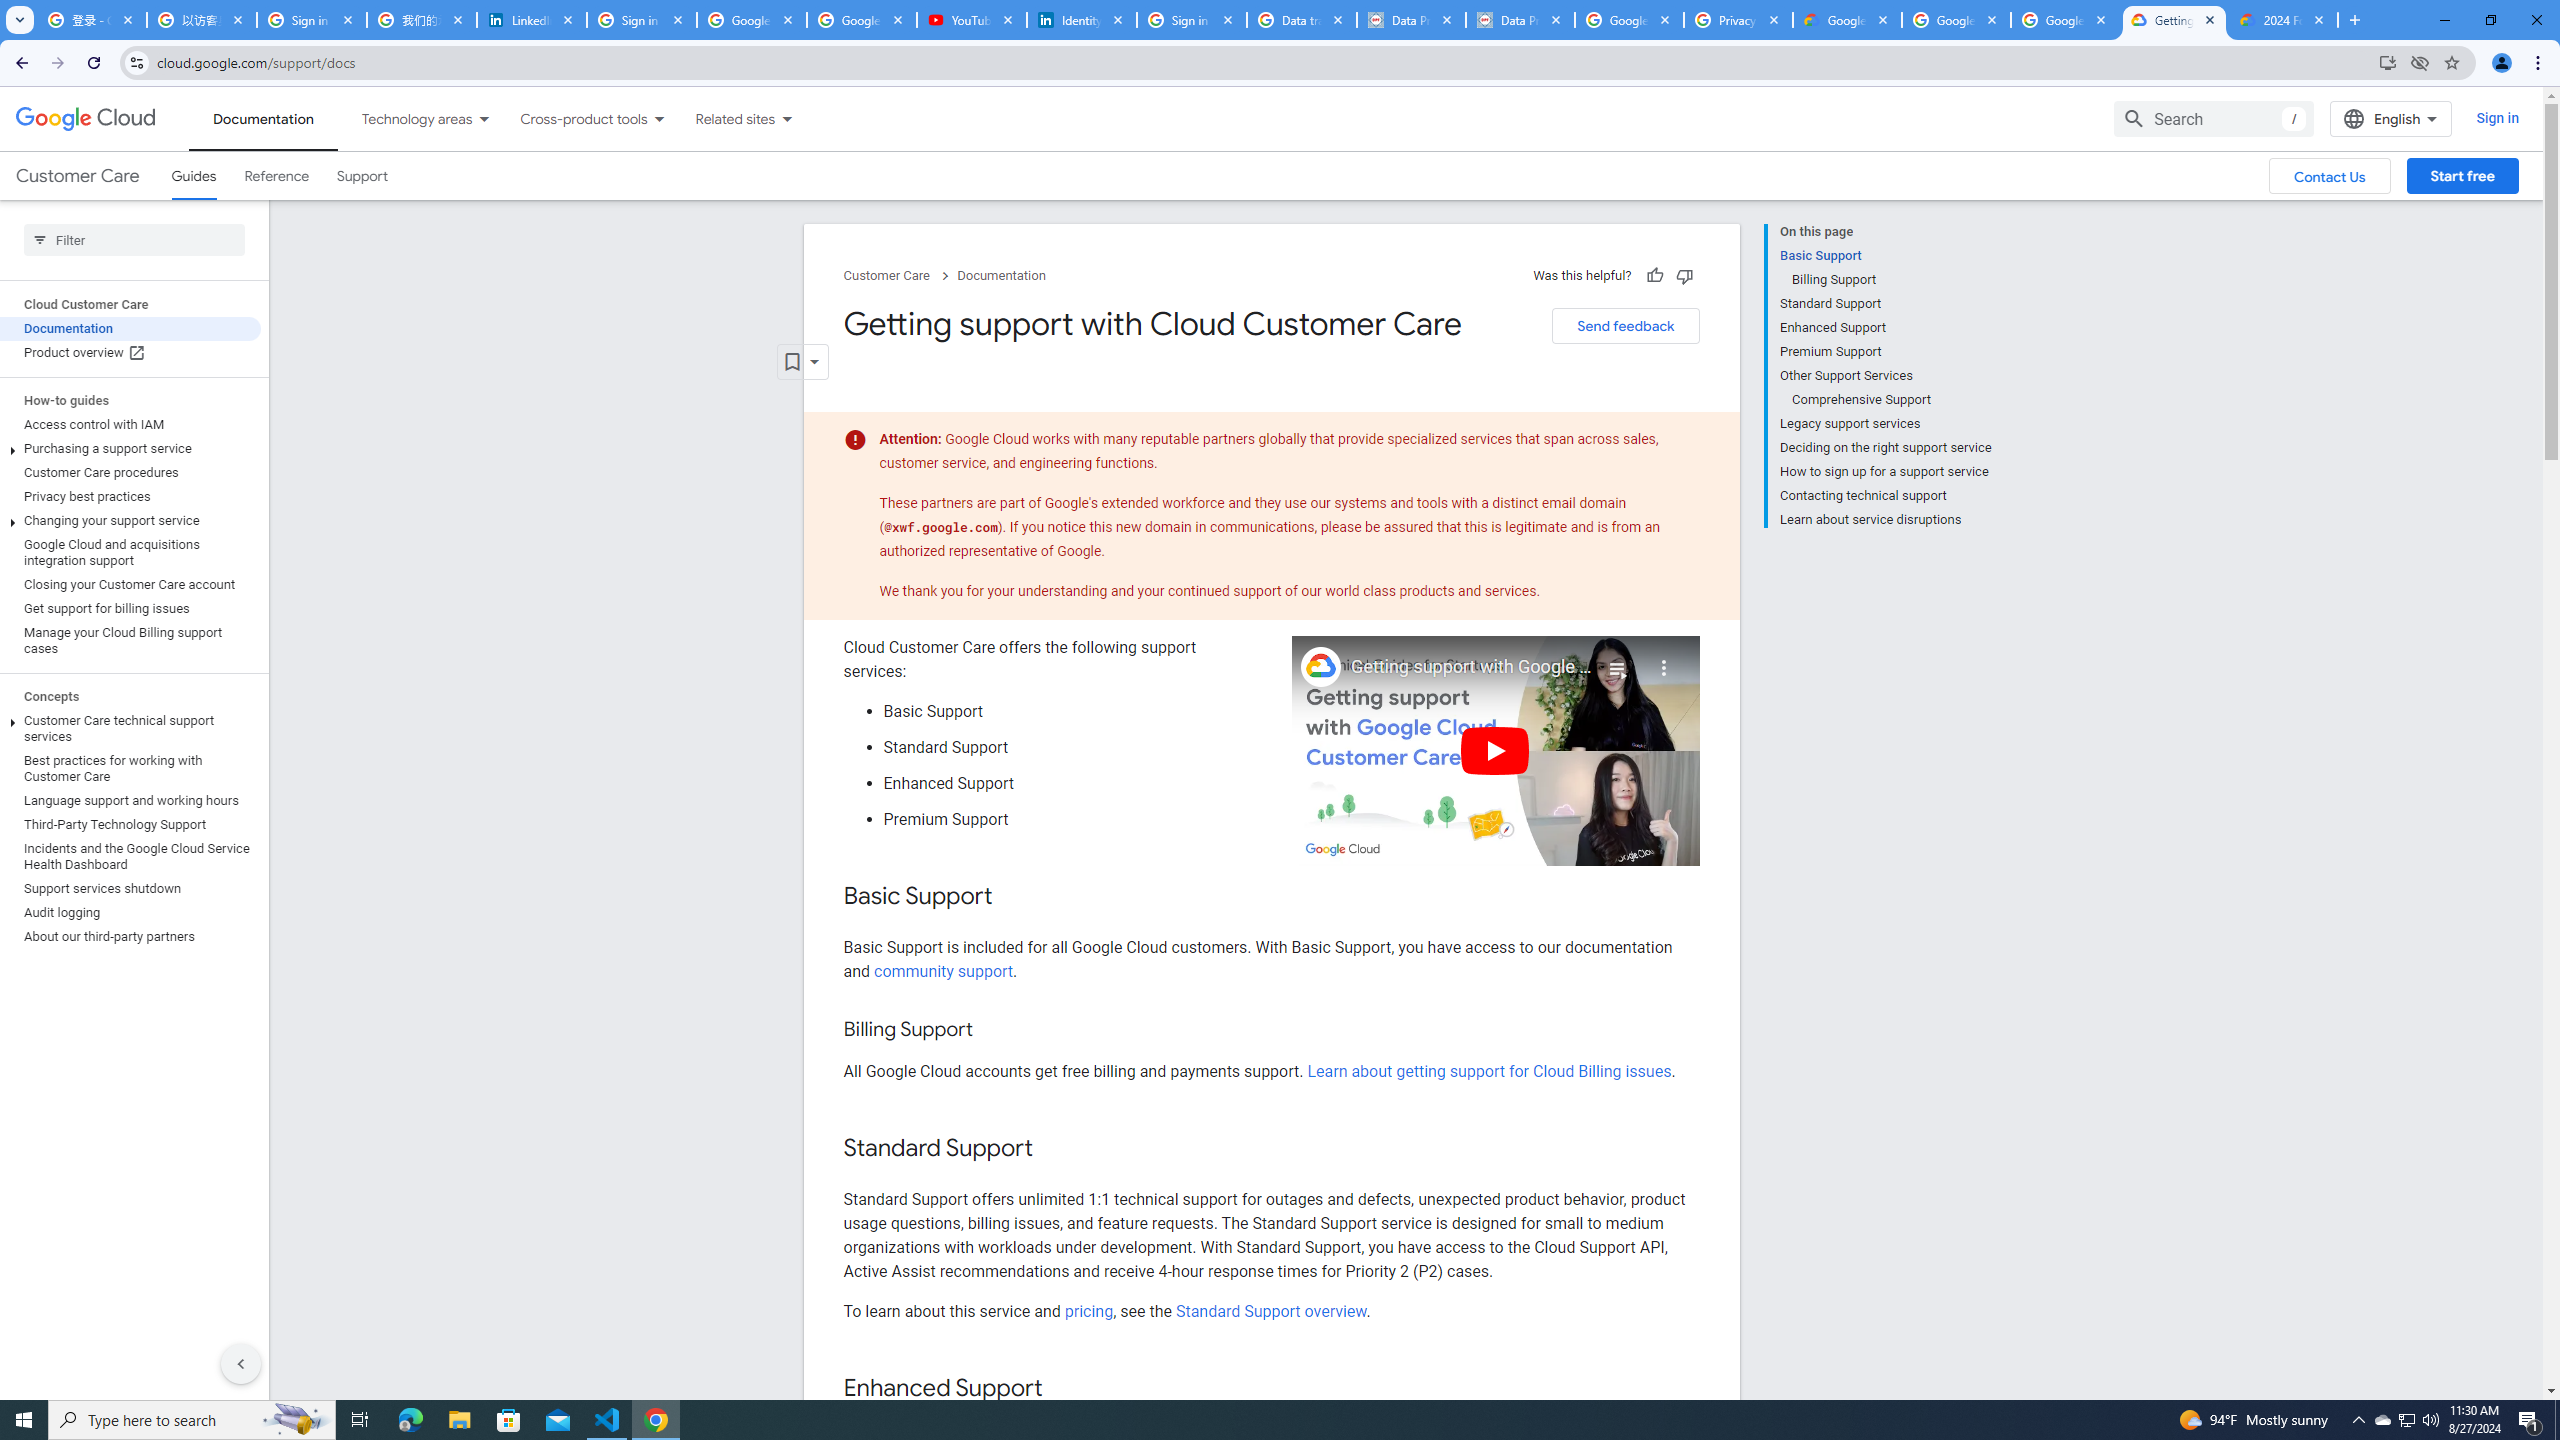 This screenshot has width=2560, height=1440. Describe the element at coordinates (1884, 254) in the screenshot. I see `'Basic Support'` at that location.